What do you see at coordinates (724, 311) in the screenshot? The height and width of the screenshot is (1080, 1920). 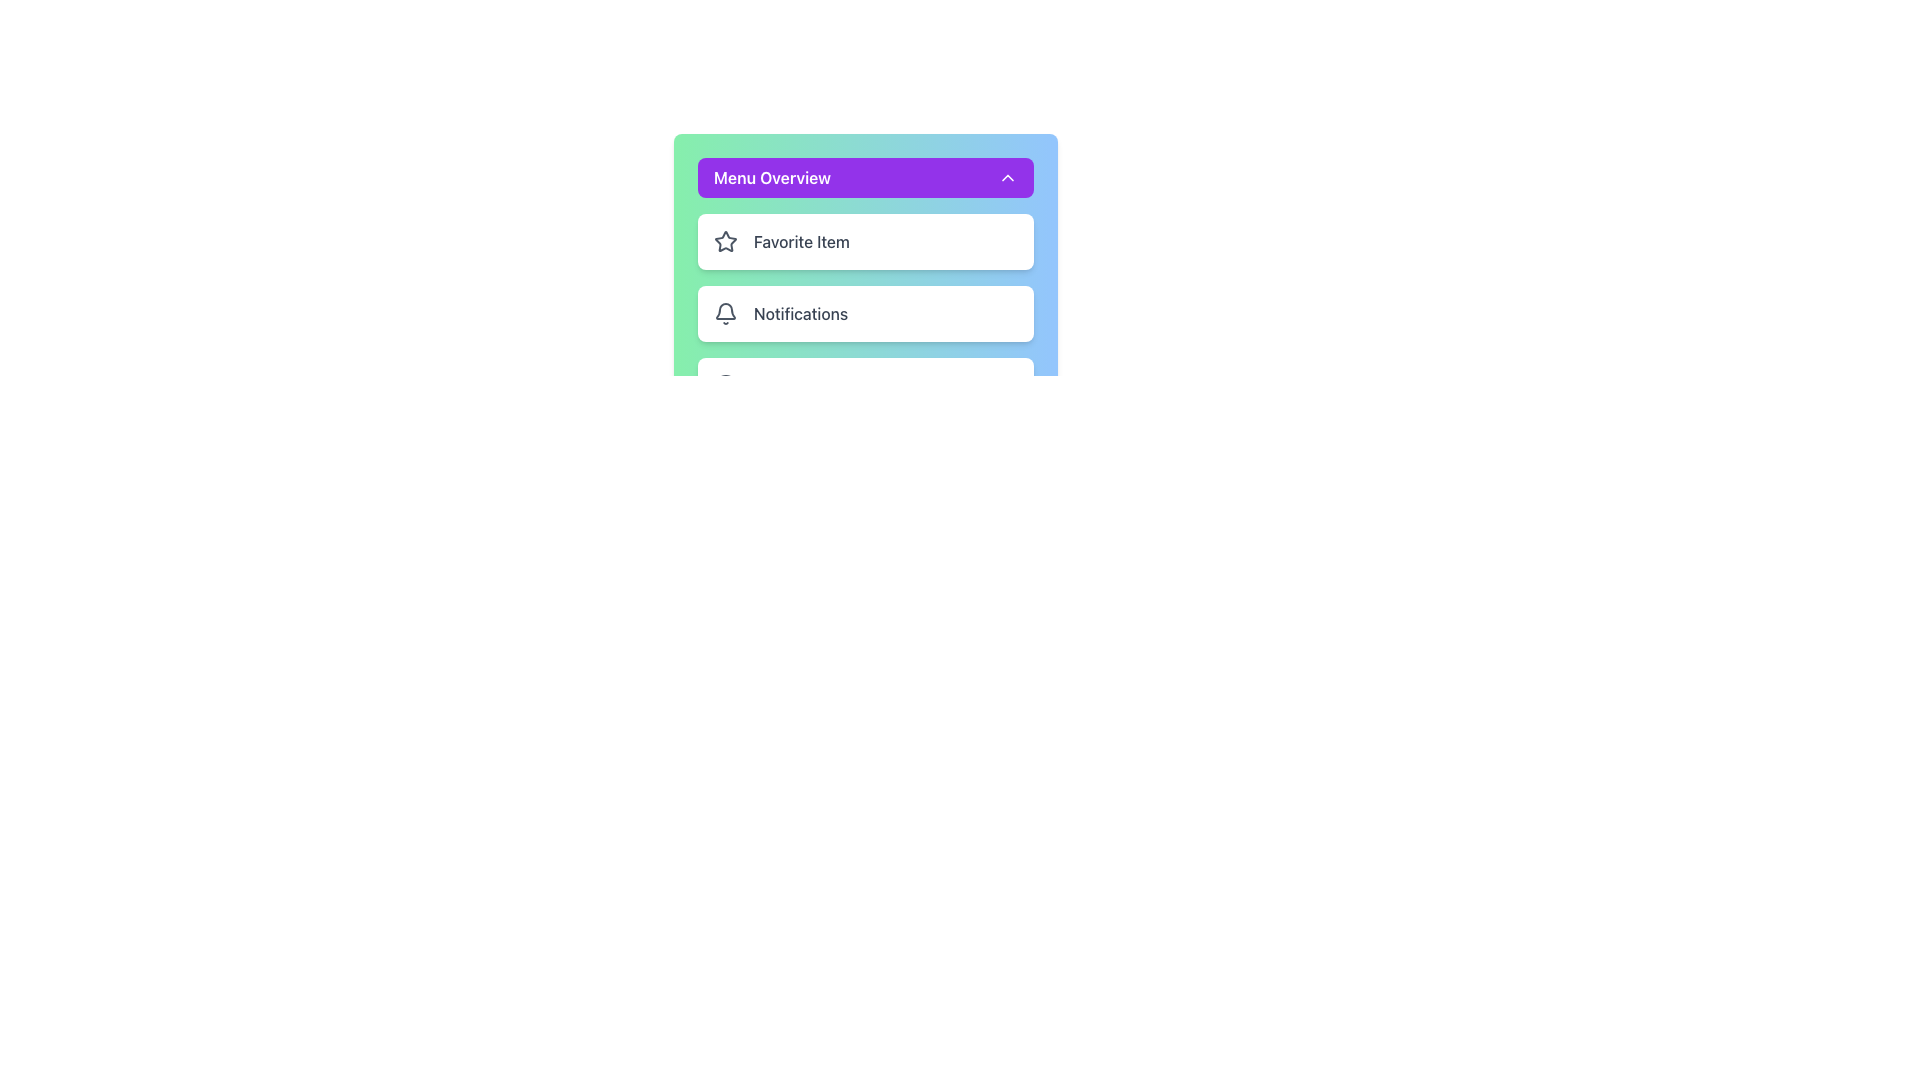 I see `the bell-shaped notification icon located in the 'Notifications' section beneath the 'Favorite Item' section of the vertical menu` at bounding box center [724, 311].